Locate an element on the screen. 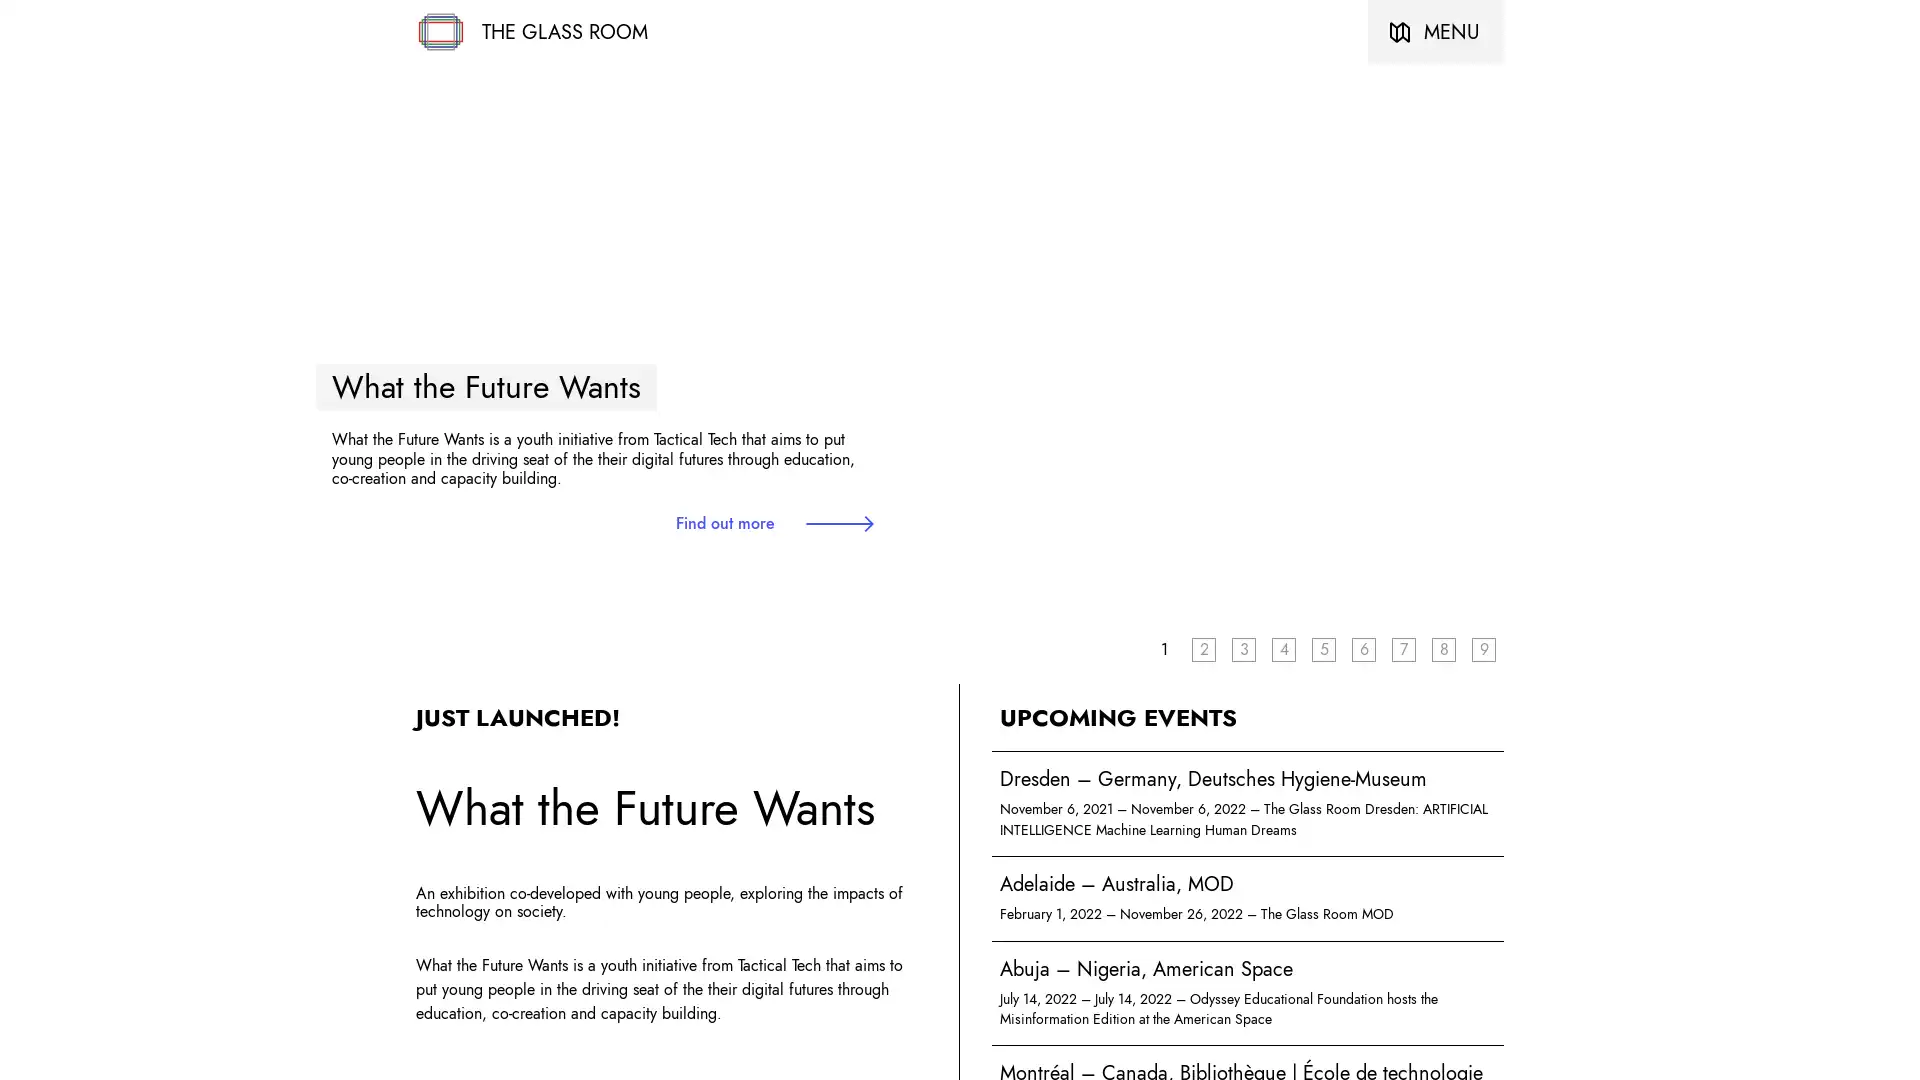 This screenshot has width=1920, height=1080. slide item 5 is located at coordinates (1324, 648).